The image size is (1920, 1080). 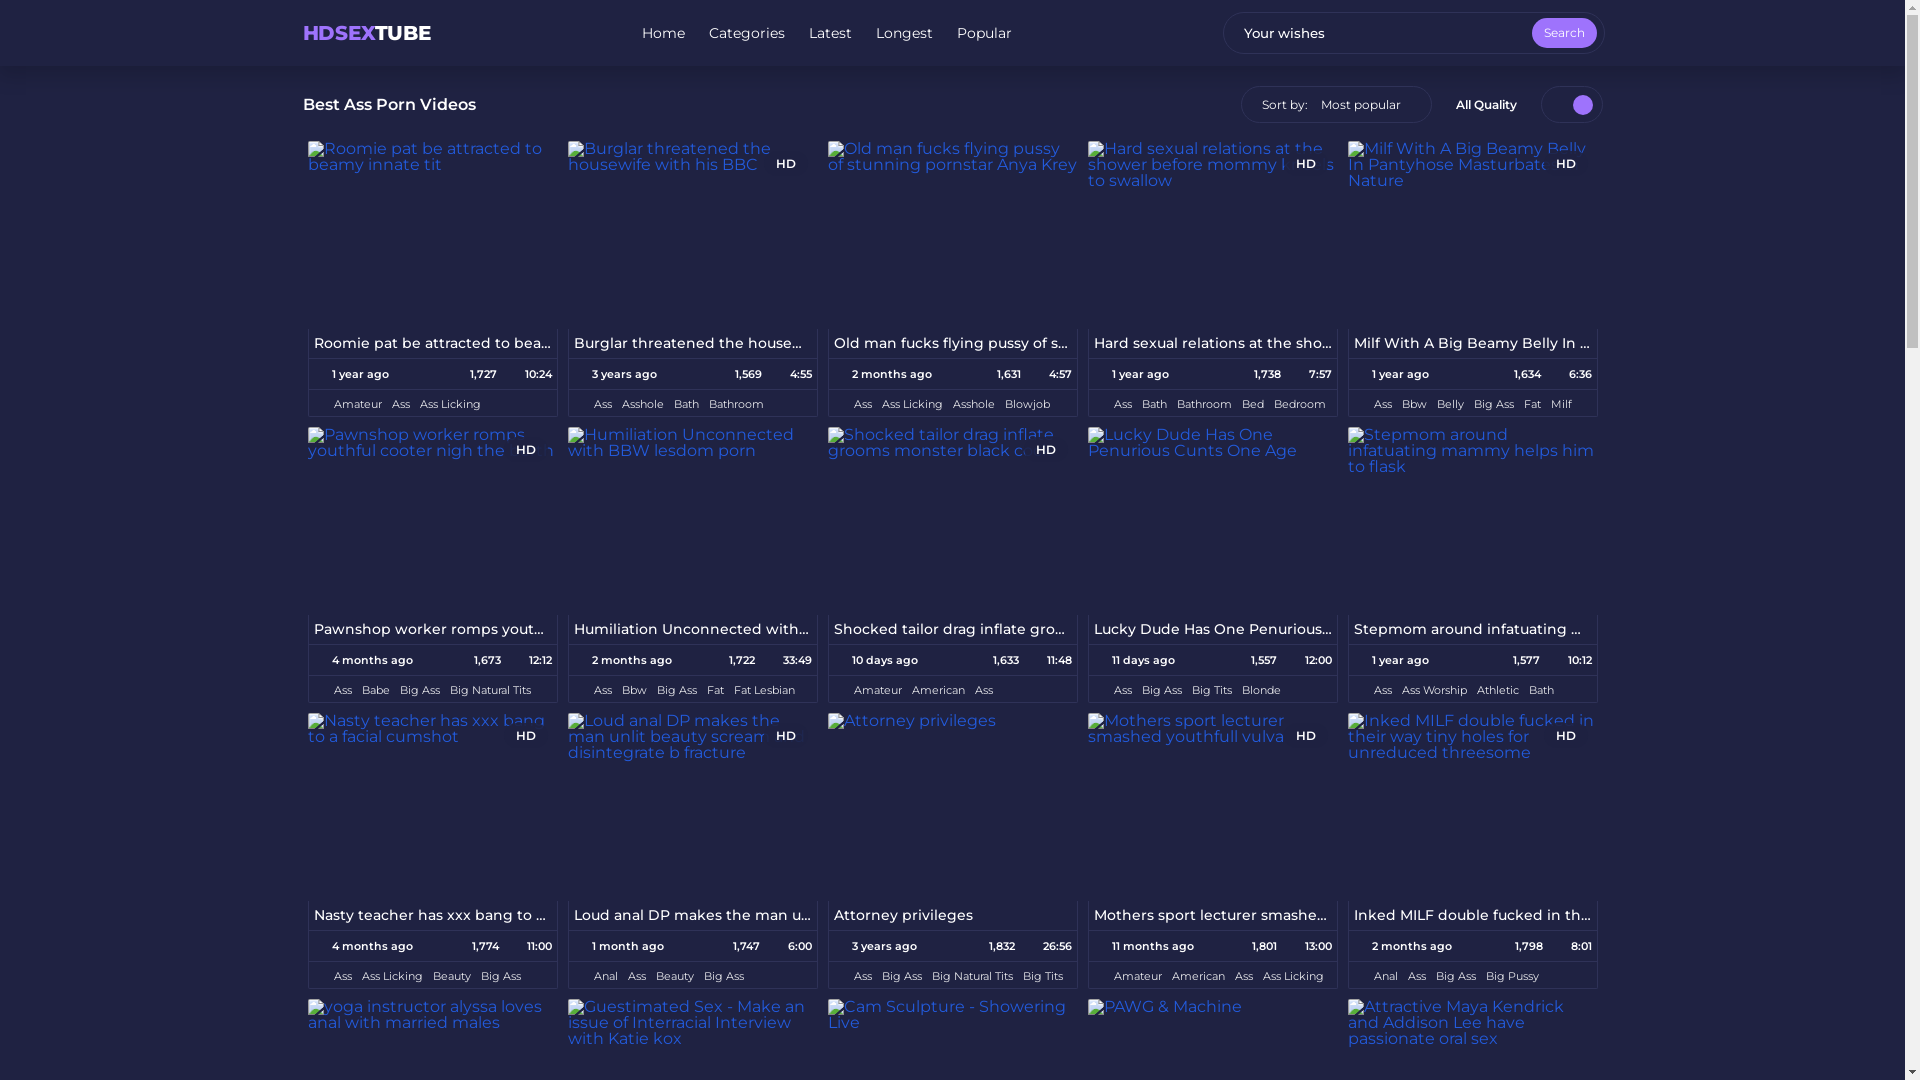 I want to click on 'Search', so click(x=1530, y=33).